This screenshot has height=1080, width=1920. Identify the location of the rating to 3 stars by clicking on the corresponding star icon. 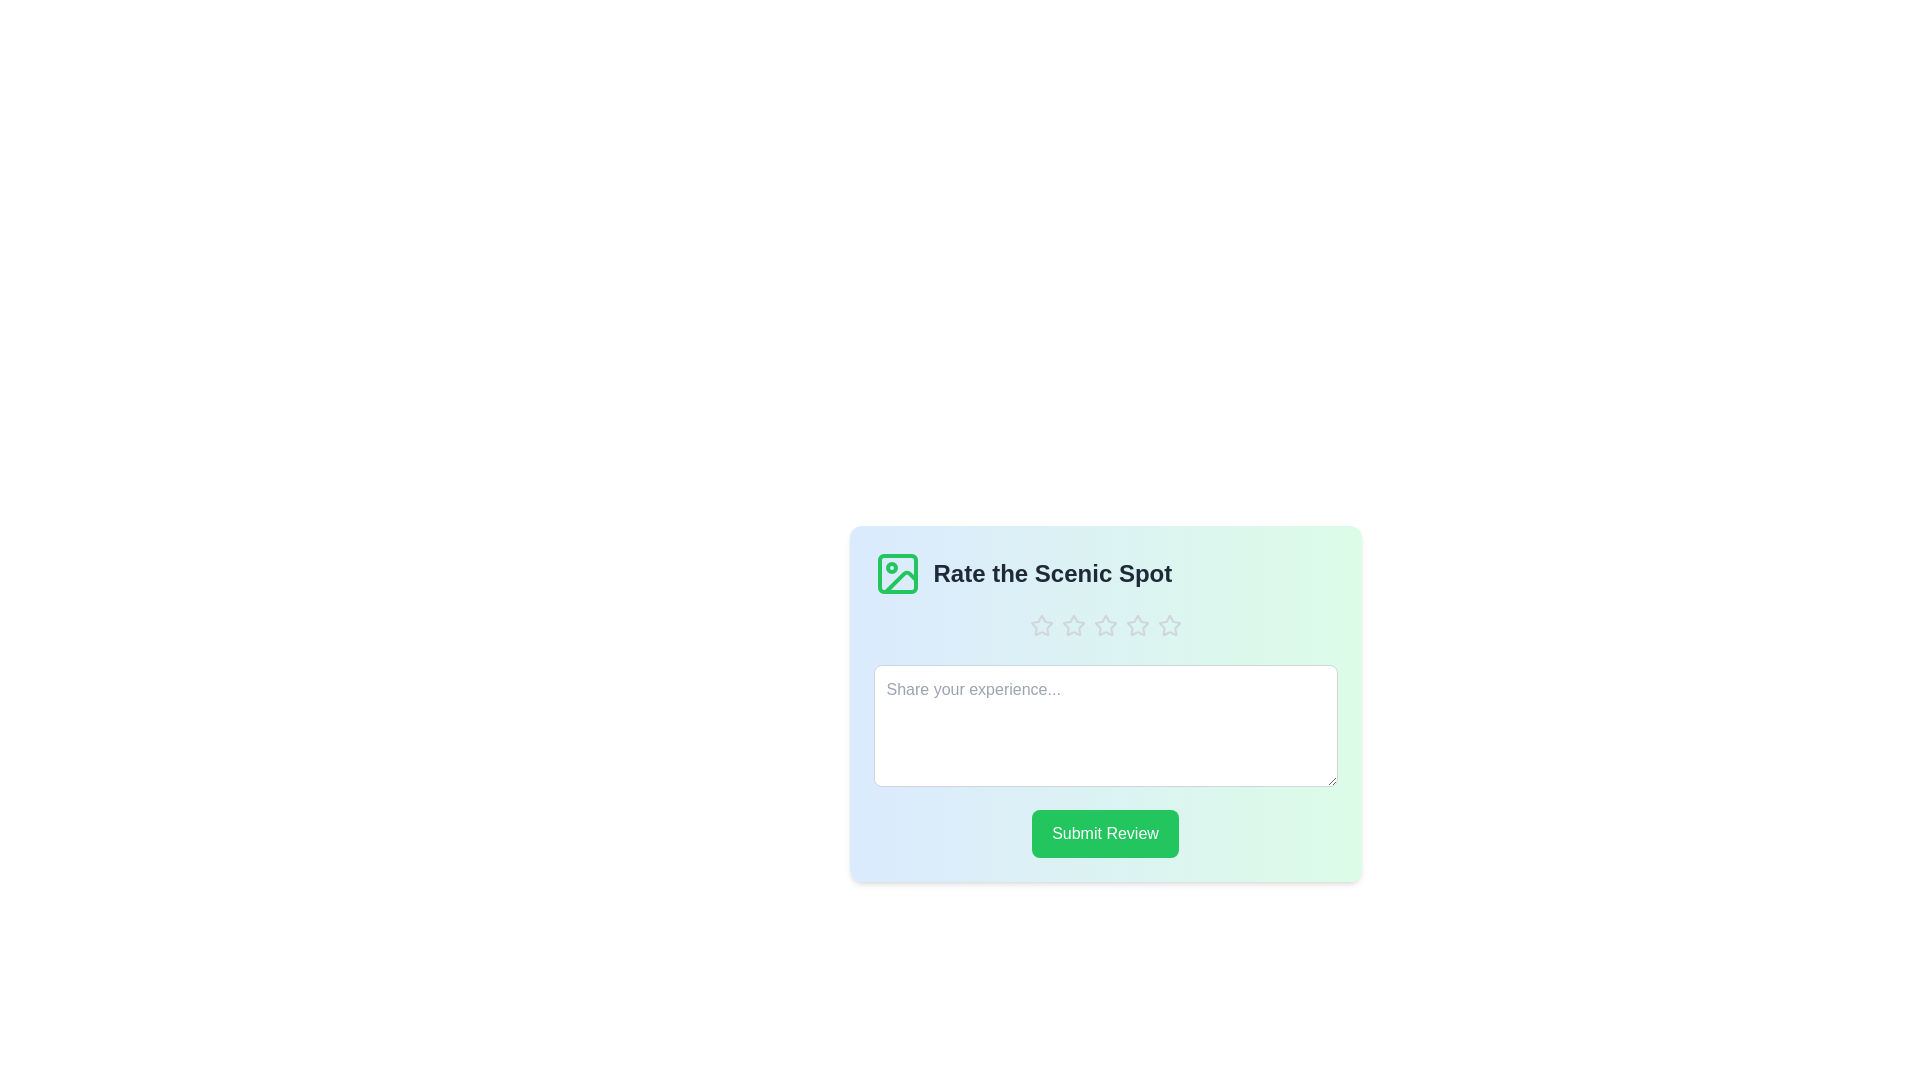
(1104, 624).